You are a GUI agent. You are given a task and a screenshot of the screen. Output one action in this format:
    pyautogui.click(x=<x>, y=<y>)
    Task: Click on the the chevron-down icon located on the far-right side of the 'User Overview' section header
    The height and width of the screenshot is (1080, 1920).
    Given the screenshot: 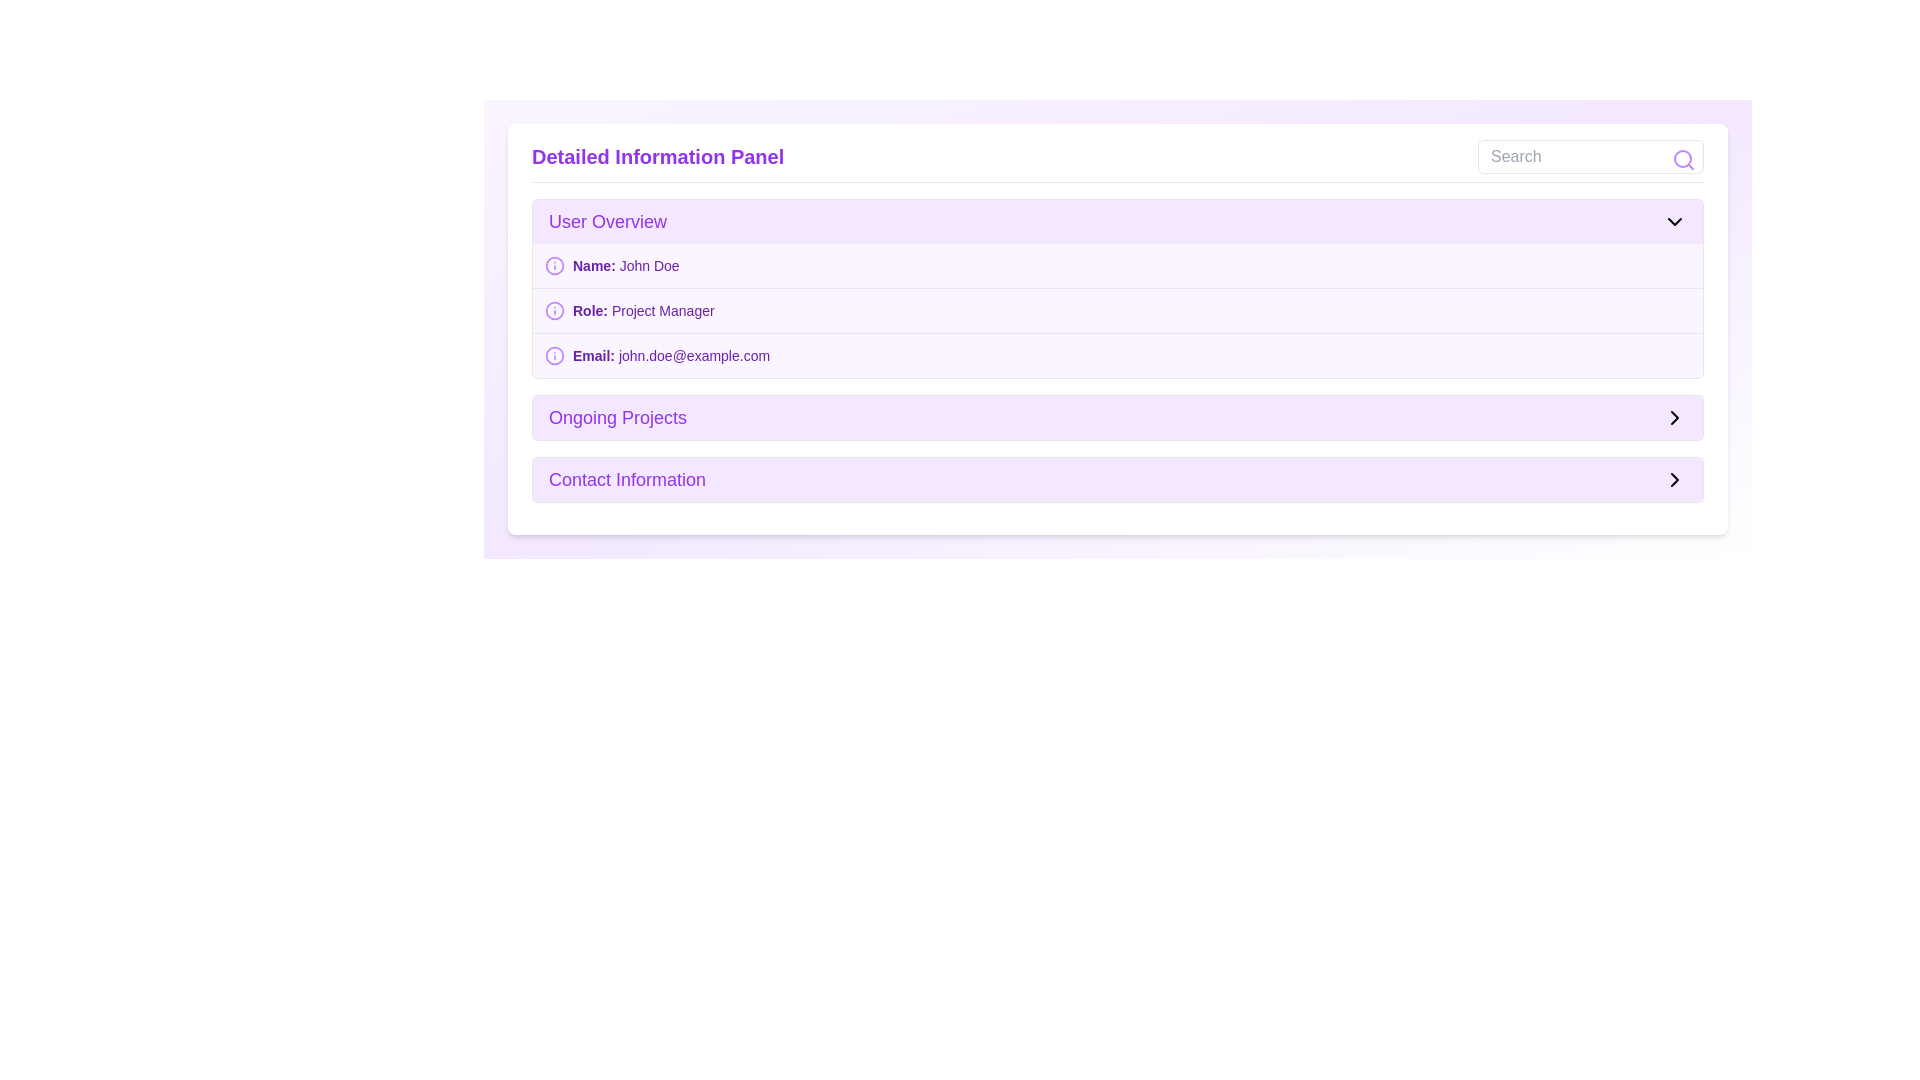 What is the action you would take?
    pyautogui.click(x=1675, y=222)
    